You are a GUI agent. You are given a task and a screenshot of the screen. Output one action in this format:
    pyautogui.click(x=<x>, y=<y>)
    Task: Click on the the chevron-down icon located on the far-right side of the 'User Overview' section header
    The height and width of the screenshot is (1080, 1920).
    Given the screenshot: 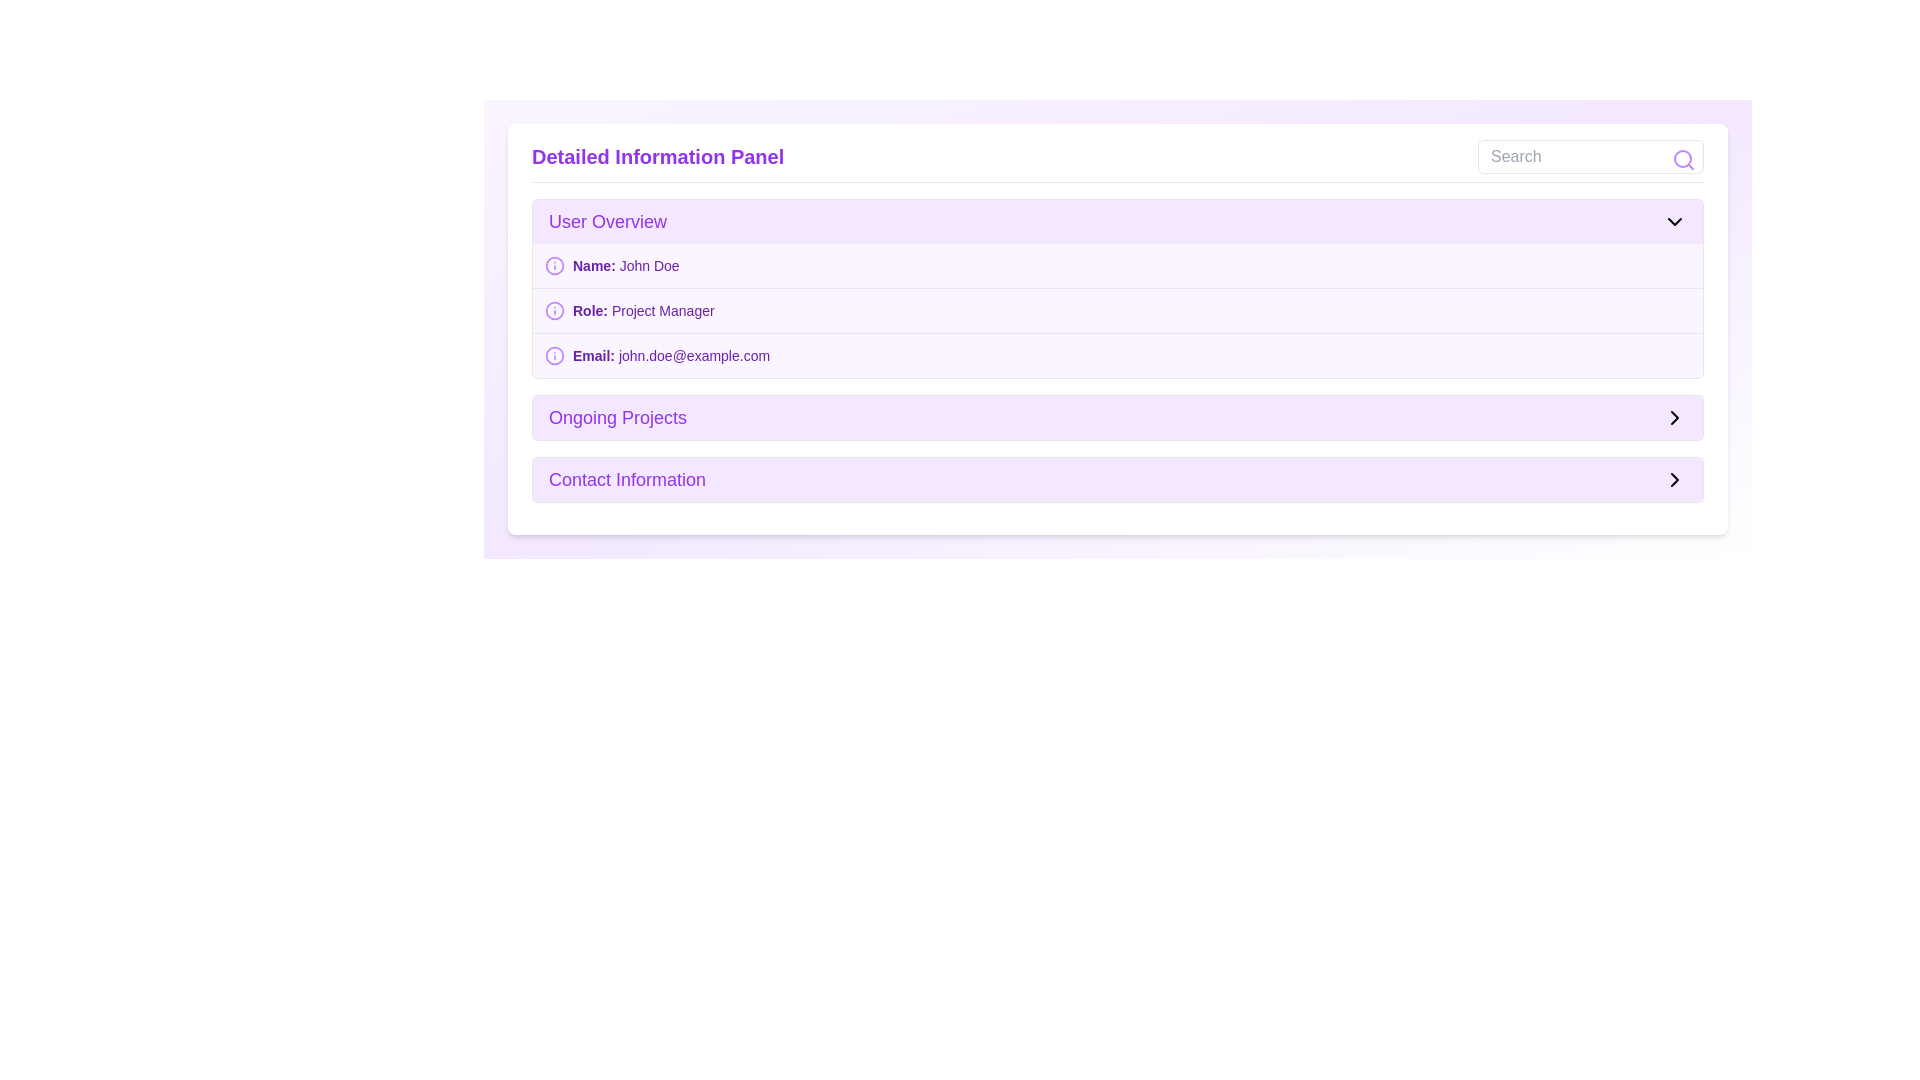 What is the action you would take?
    pyautogui.click(x=1675, y=222)
    